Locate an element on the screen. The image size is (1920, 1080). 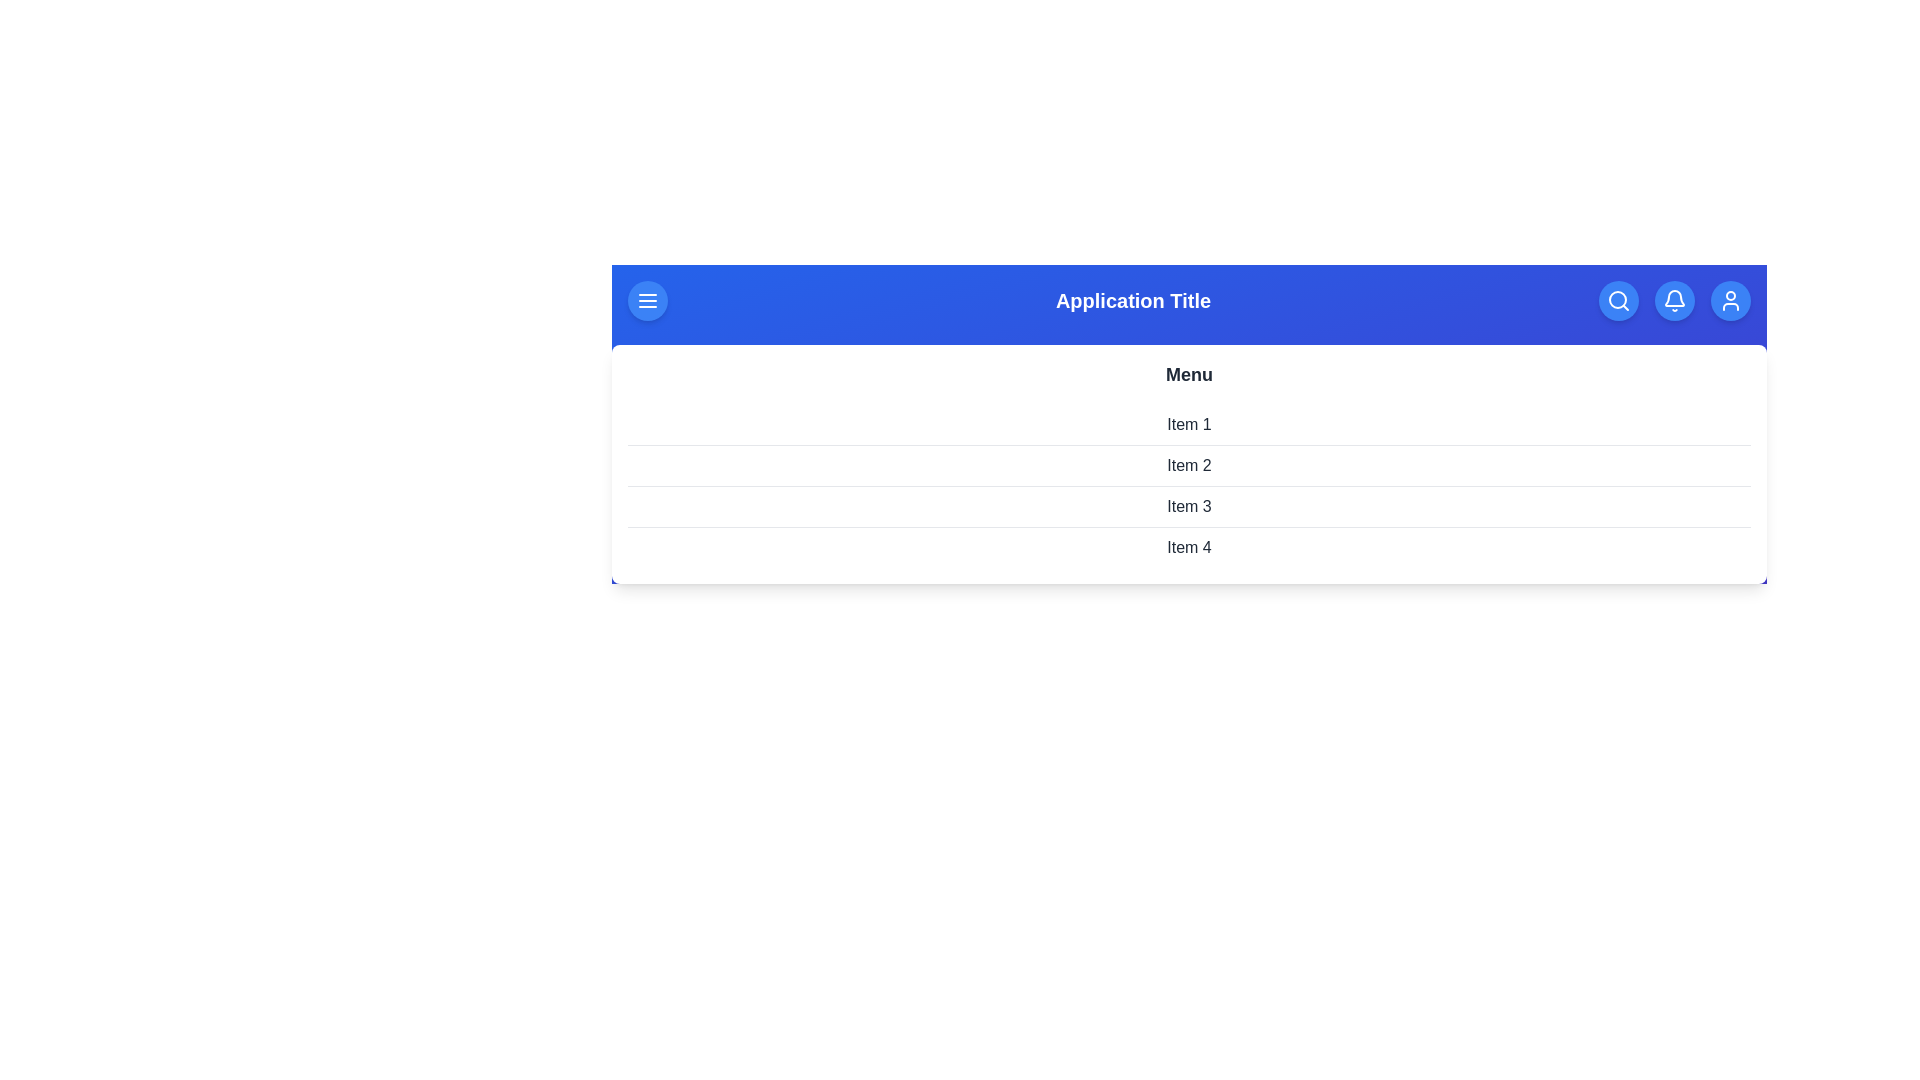
the button labeled Menu to observe its hover effect is located at coordinates (648, 300).